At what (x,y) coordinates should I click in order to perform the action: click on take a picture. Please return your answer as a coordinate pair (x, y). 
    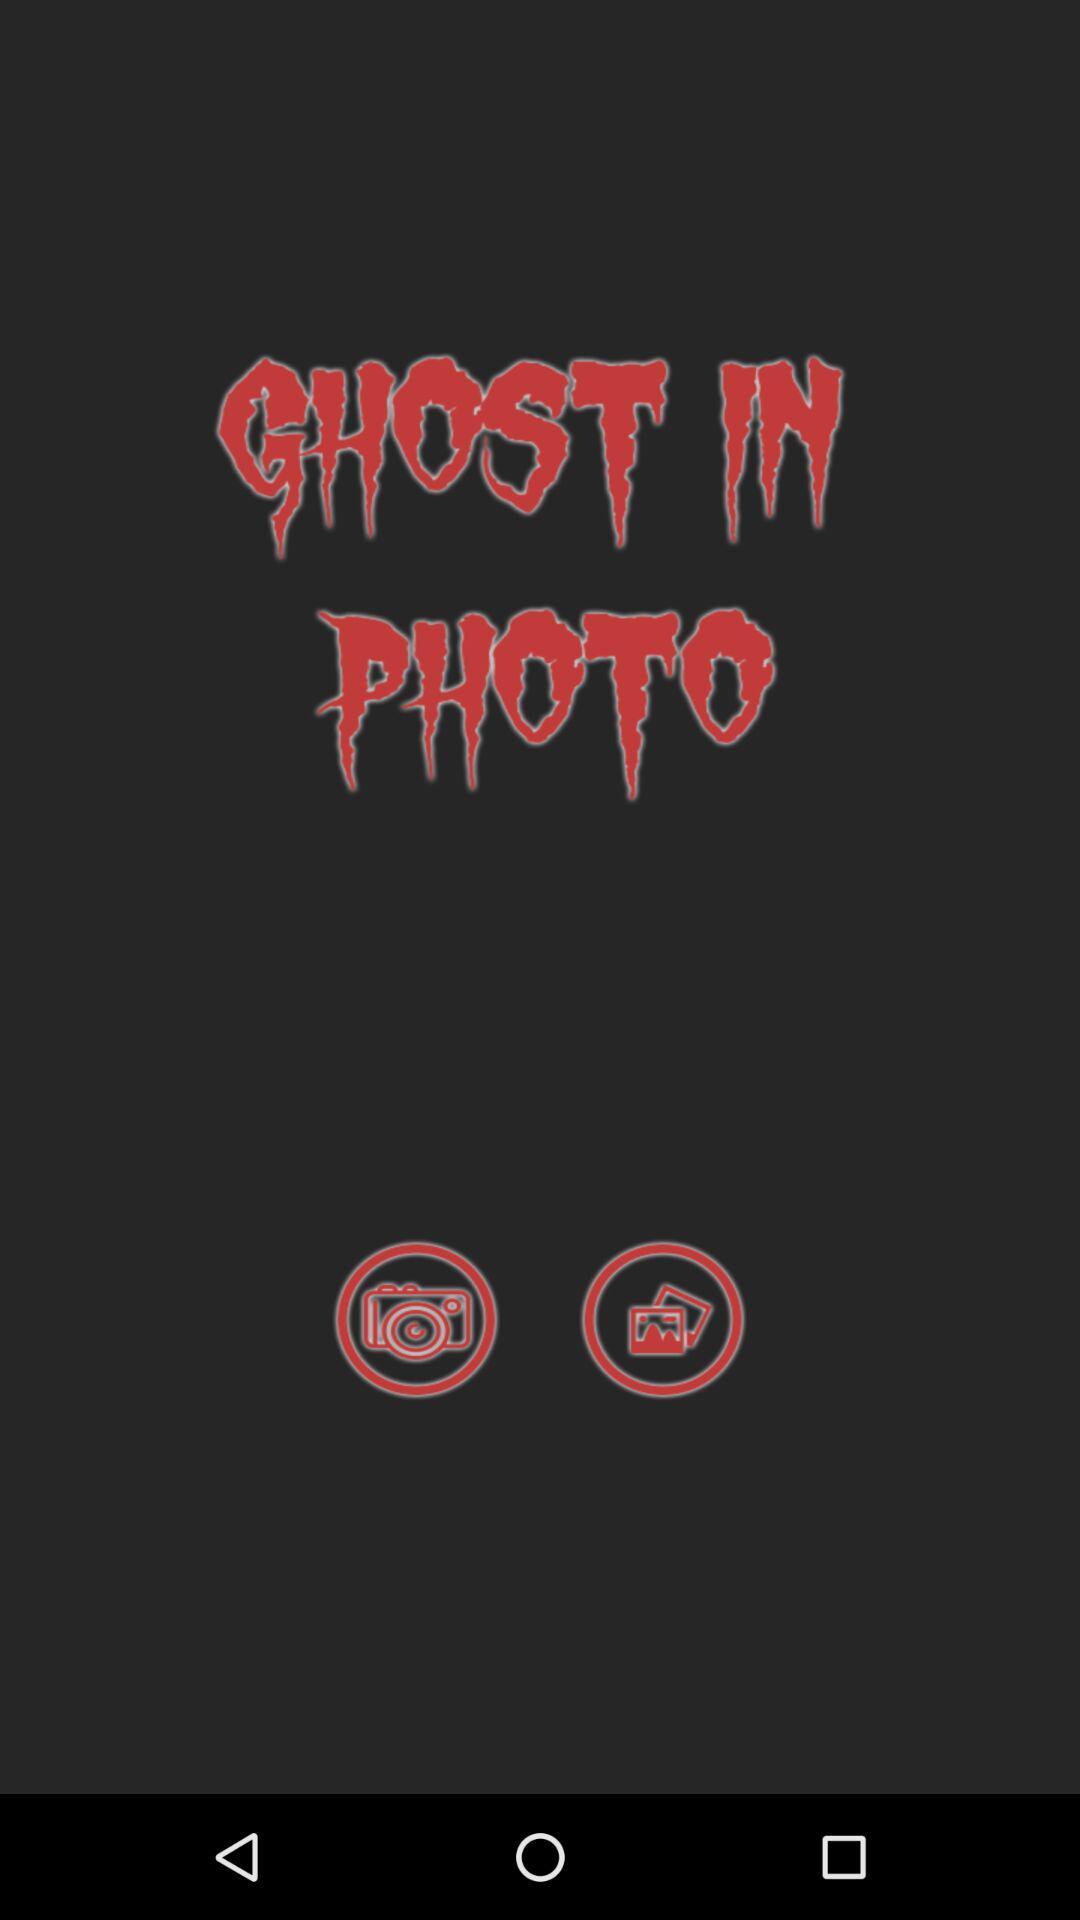
    Looking at the image, I should click on (415, 1319).